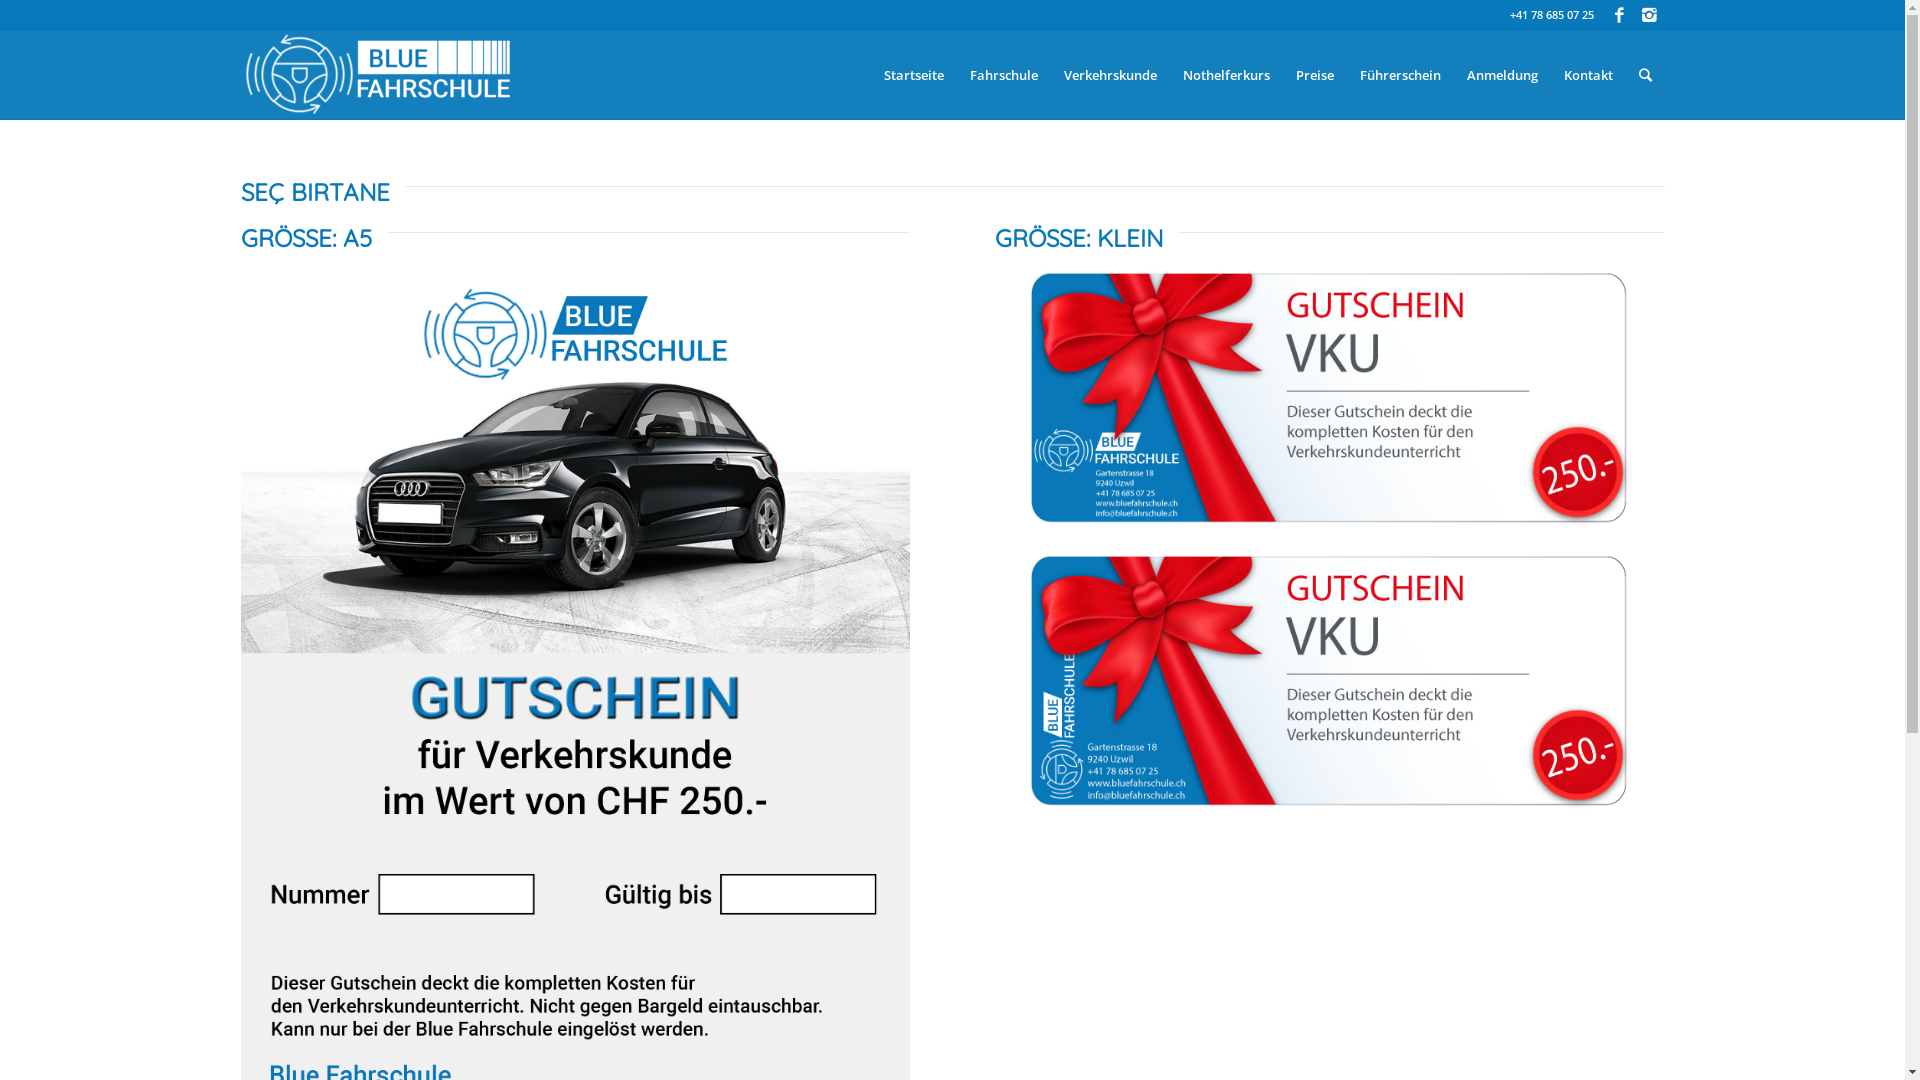  What do you see at coordinates (1329, 679) in the screenshot?
I see `'gutschein_small2_02'` at bounding box center [1329, 679].